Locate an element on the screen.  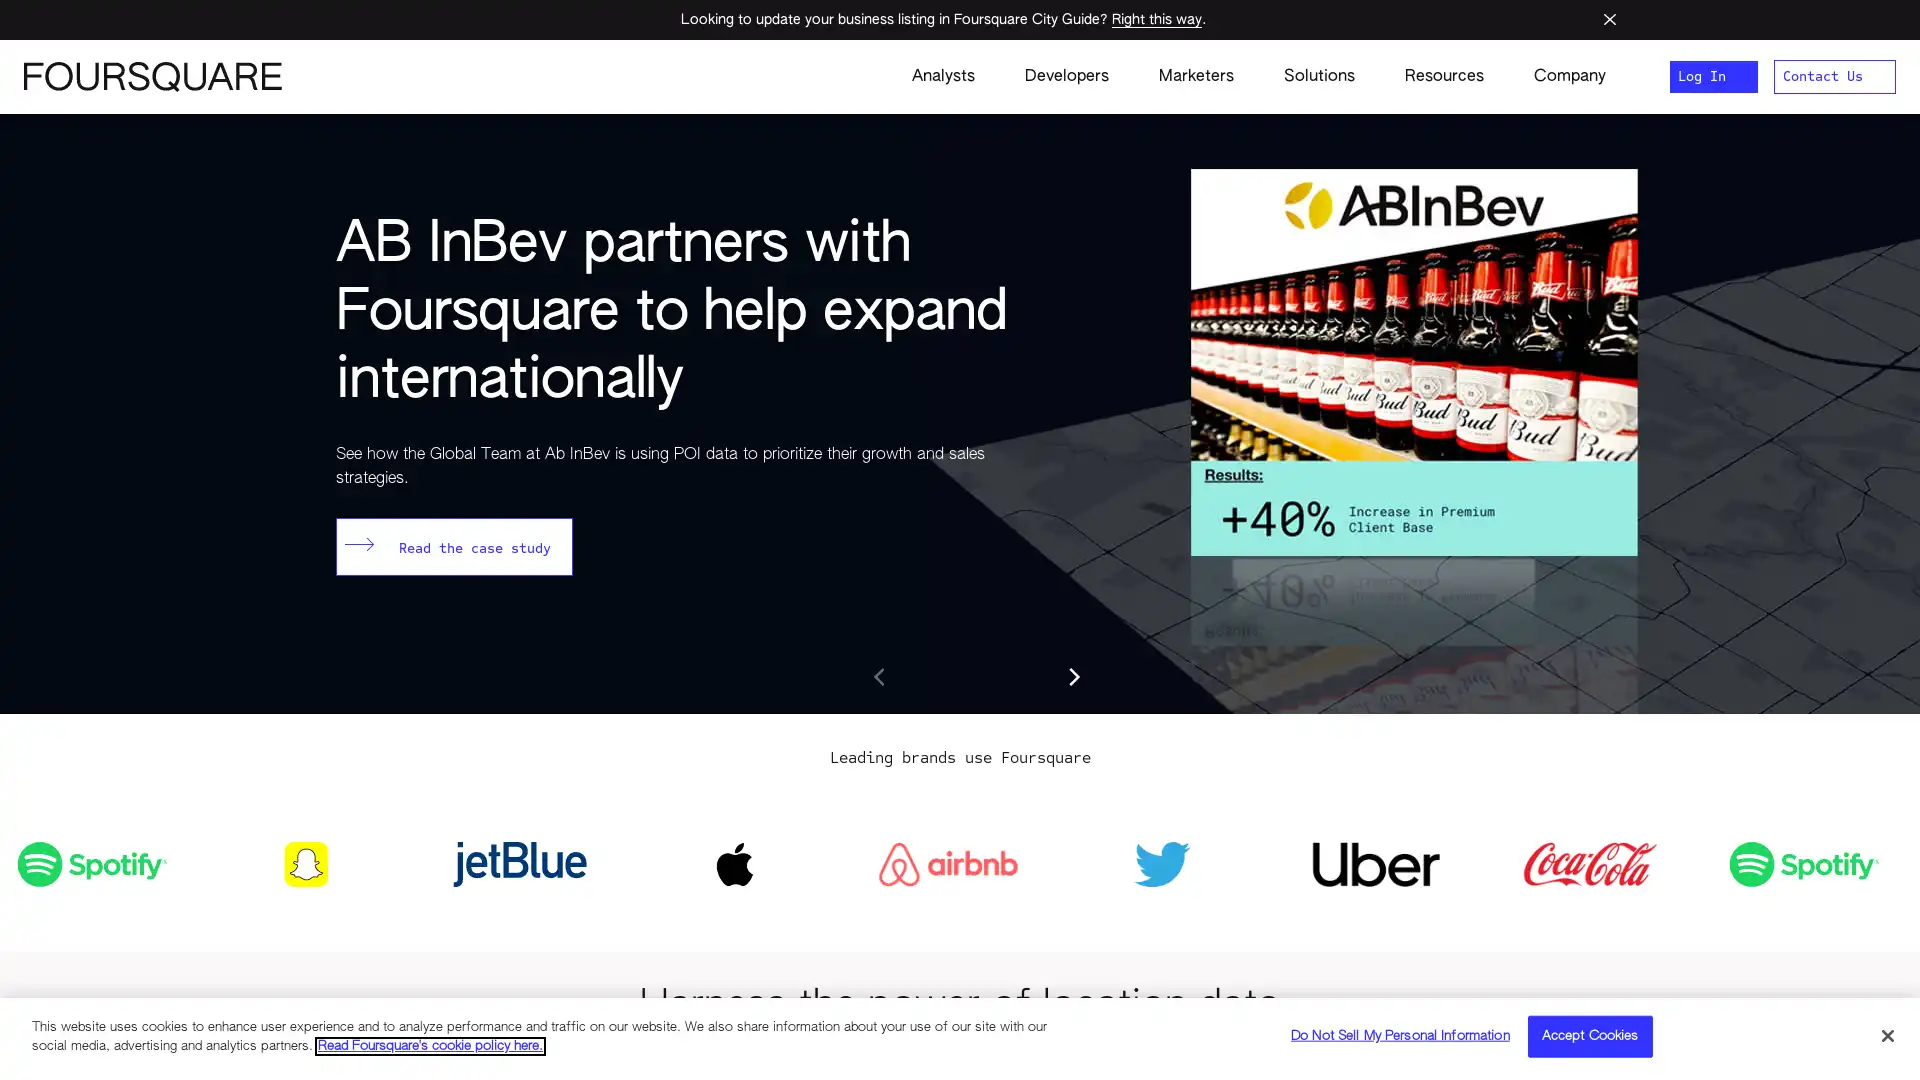
Analysts is located at coordinates (942, 76).